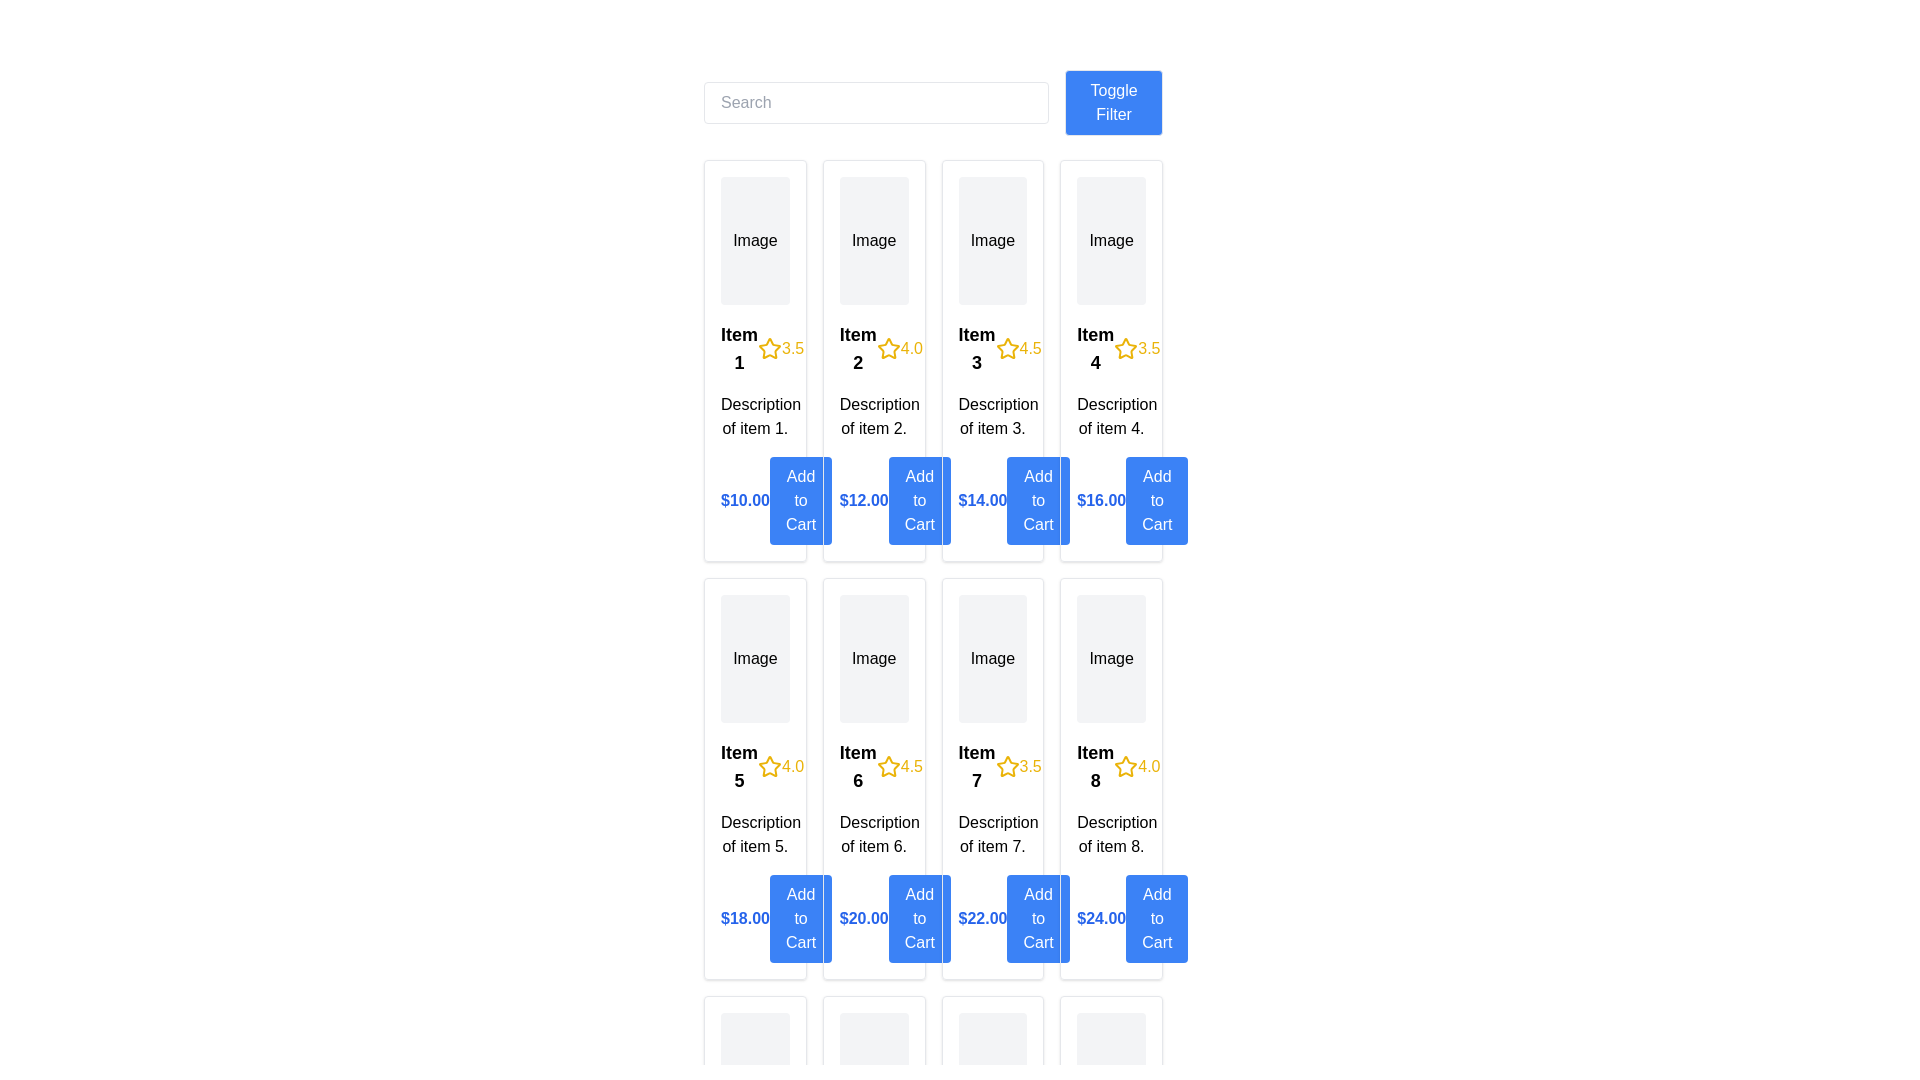  What do you see at coordinates (992, 834) in the screenshot?
I see `the textual label displaying 'Description of item 7.' which is located below the 'Item 7' title in the grid layout` at bounding box center [992, 834].